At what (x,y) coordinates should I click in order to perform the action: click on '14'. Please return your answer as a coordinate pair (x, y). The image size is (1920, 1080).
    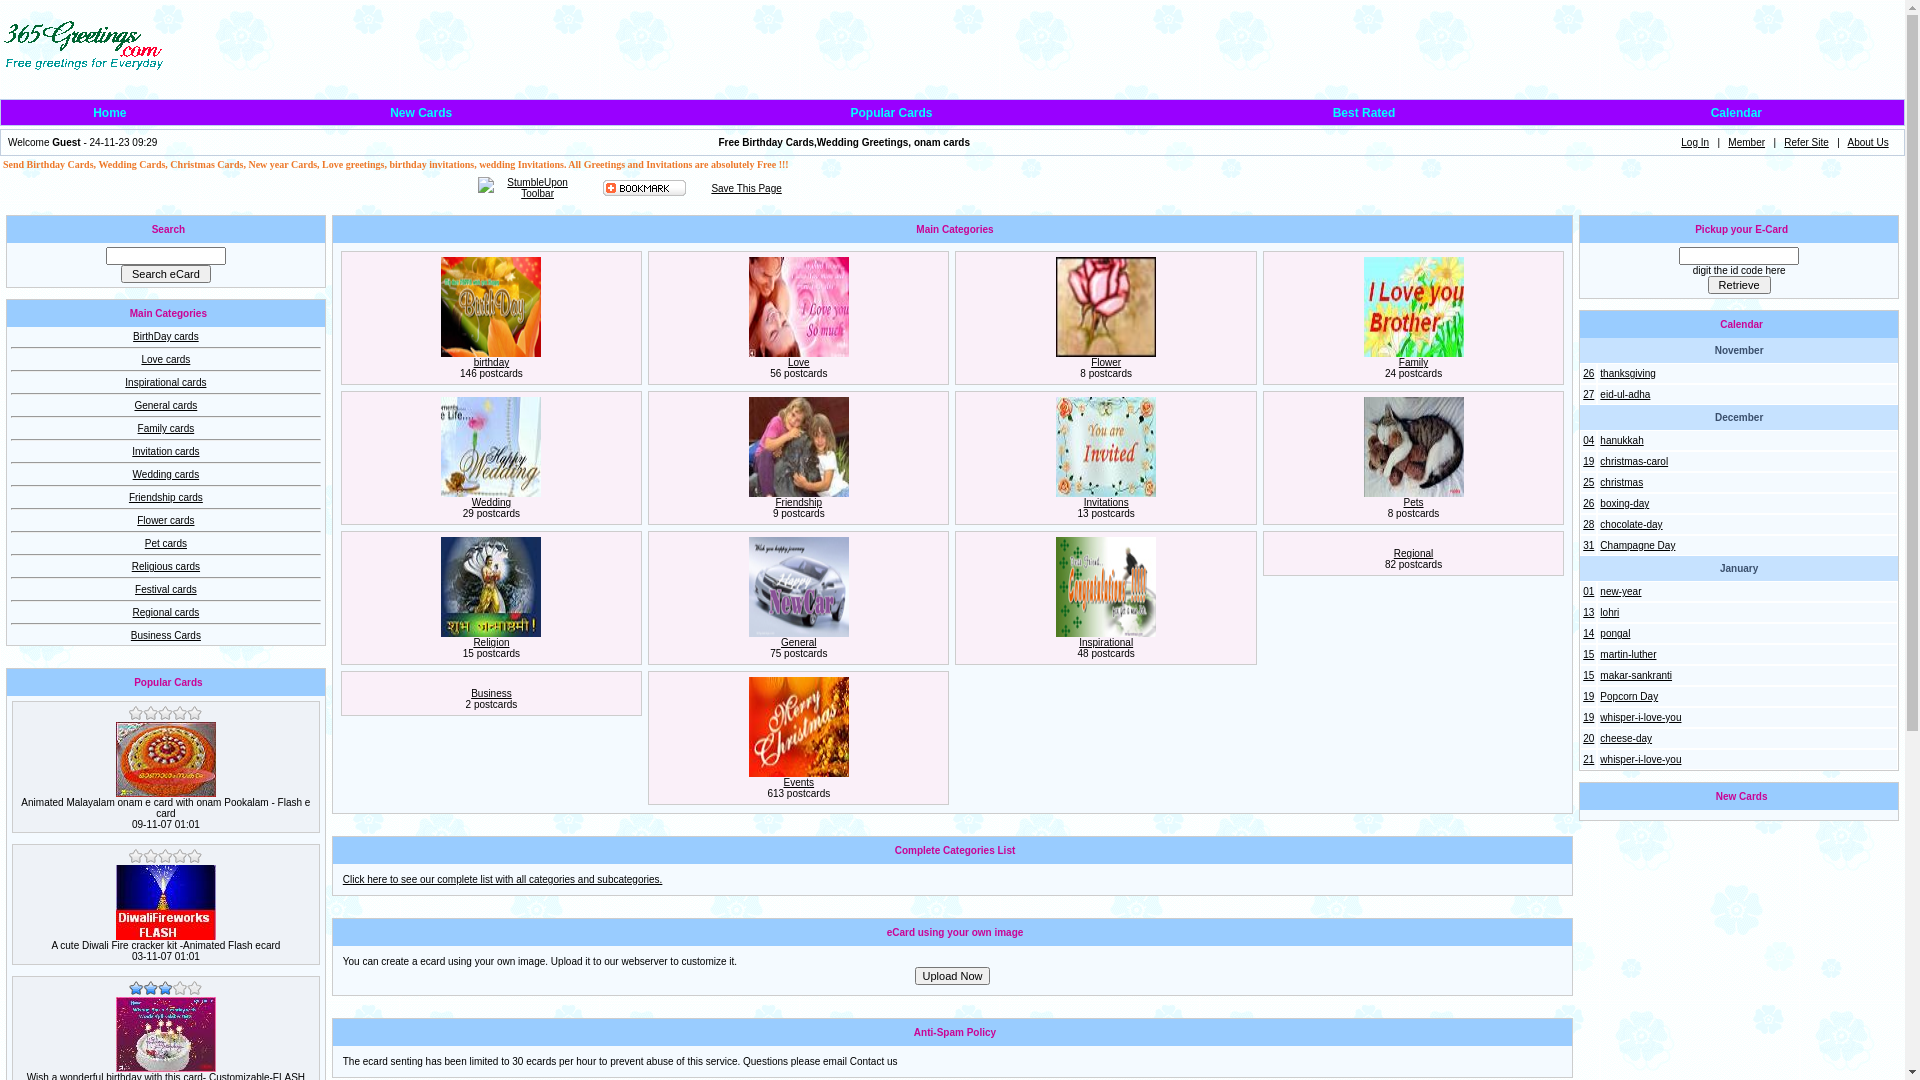
    Looking at the image, I should click on (1582, 633).